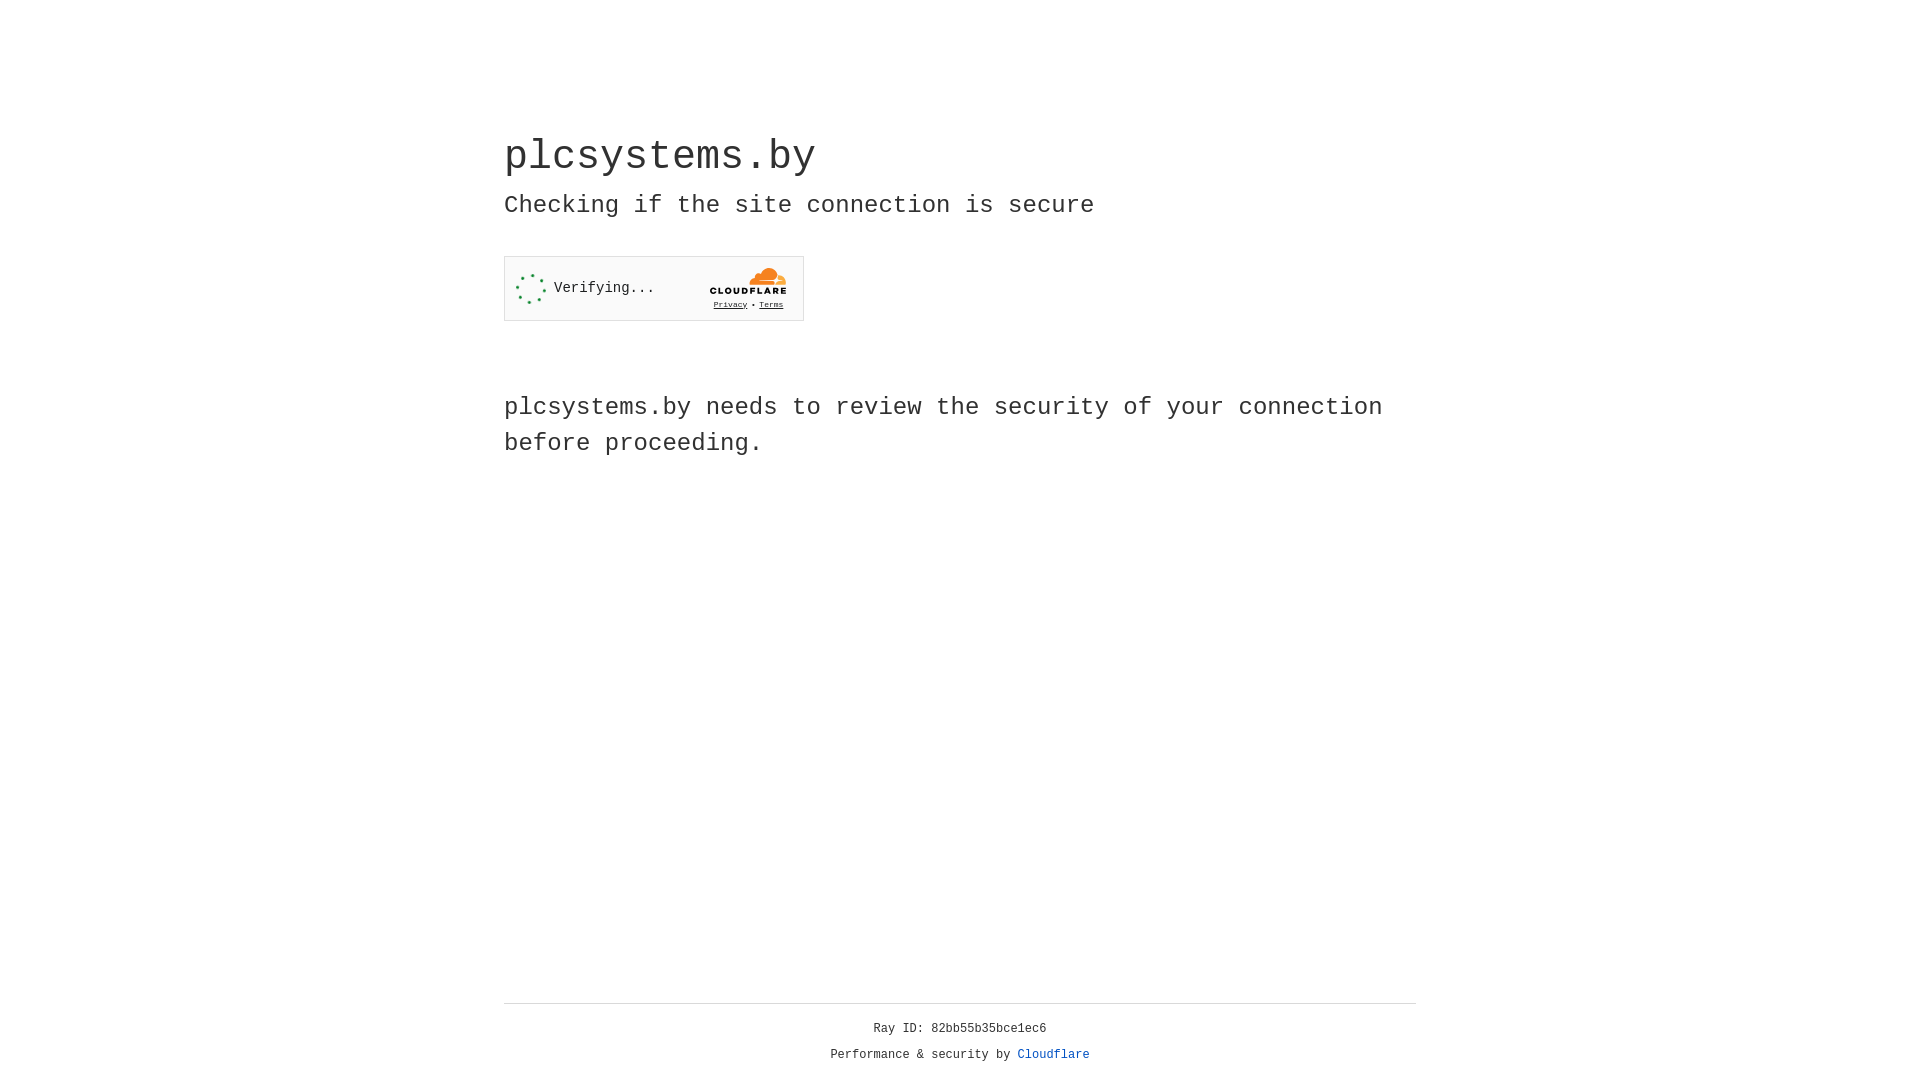 The width and height of the screenshot is (1920, 1080). Describe the element at coordinates (1053, 1054) in the screenshot. I see `'Cloudflare'` at that location.